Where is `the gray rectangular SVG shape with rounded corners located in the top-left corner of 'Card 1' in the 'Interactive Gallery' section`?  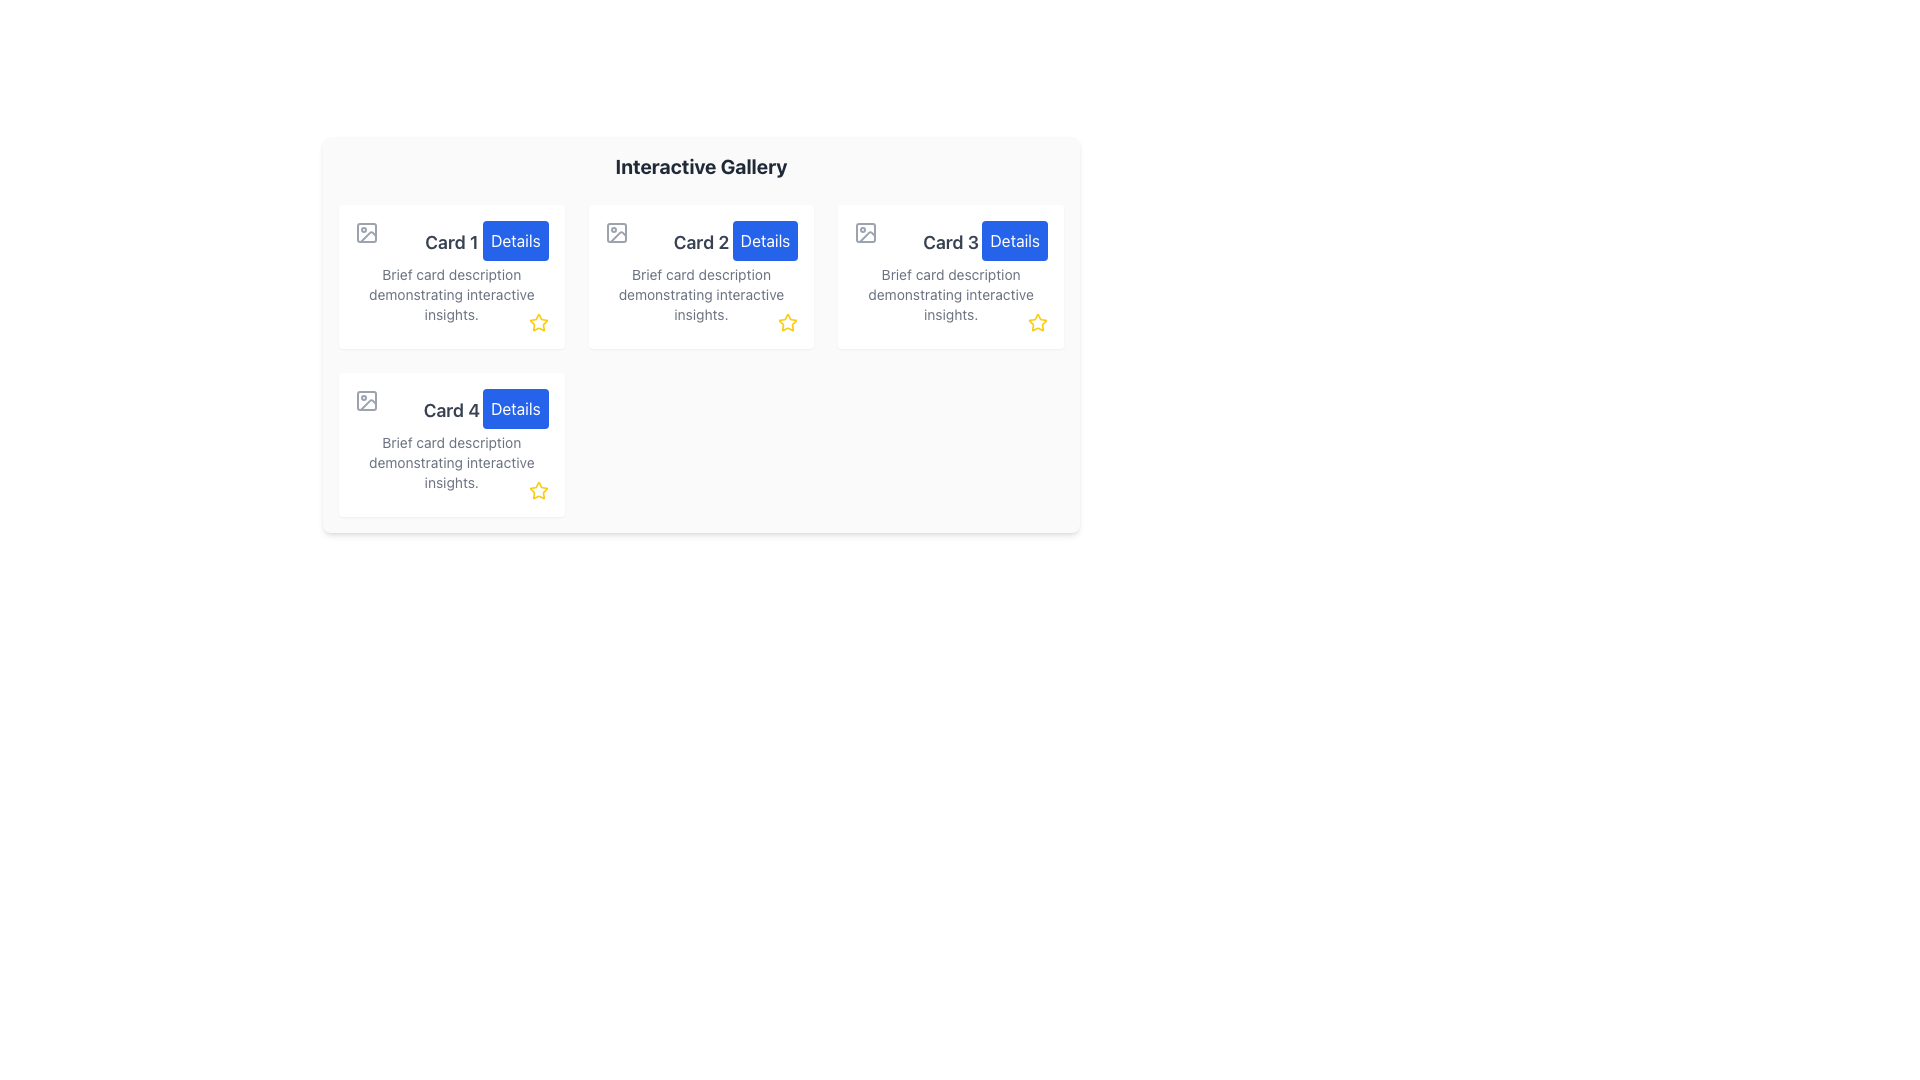
the gray rectangular SVG shape with rounded corners located in the top-left corner of 'Card 1' in the 'Interactive Gallery' section is located at coordinates (366, 231).